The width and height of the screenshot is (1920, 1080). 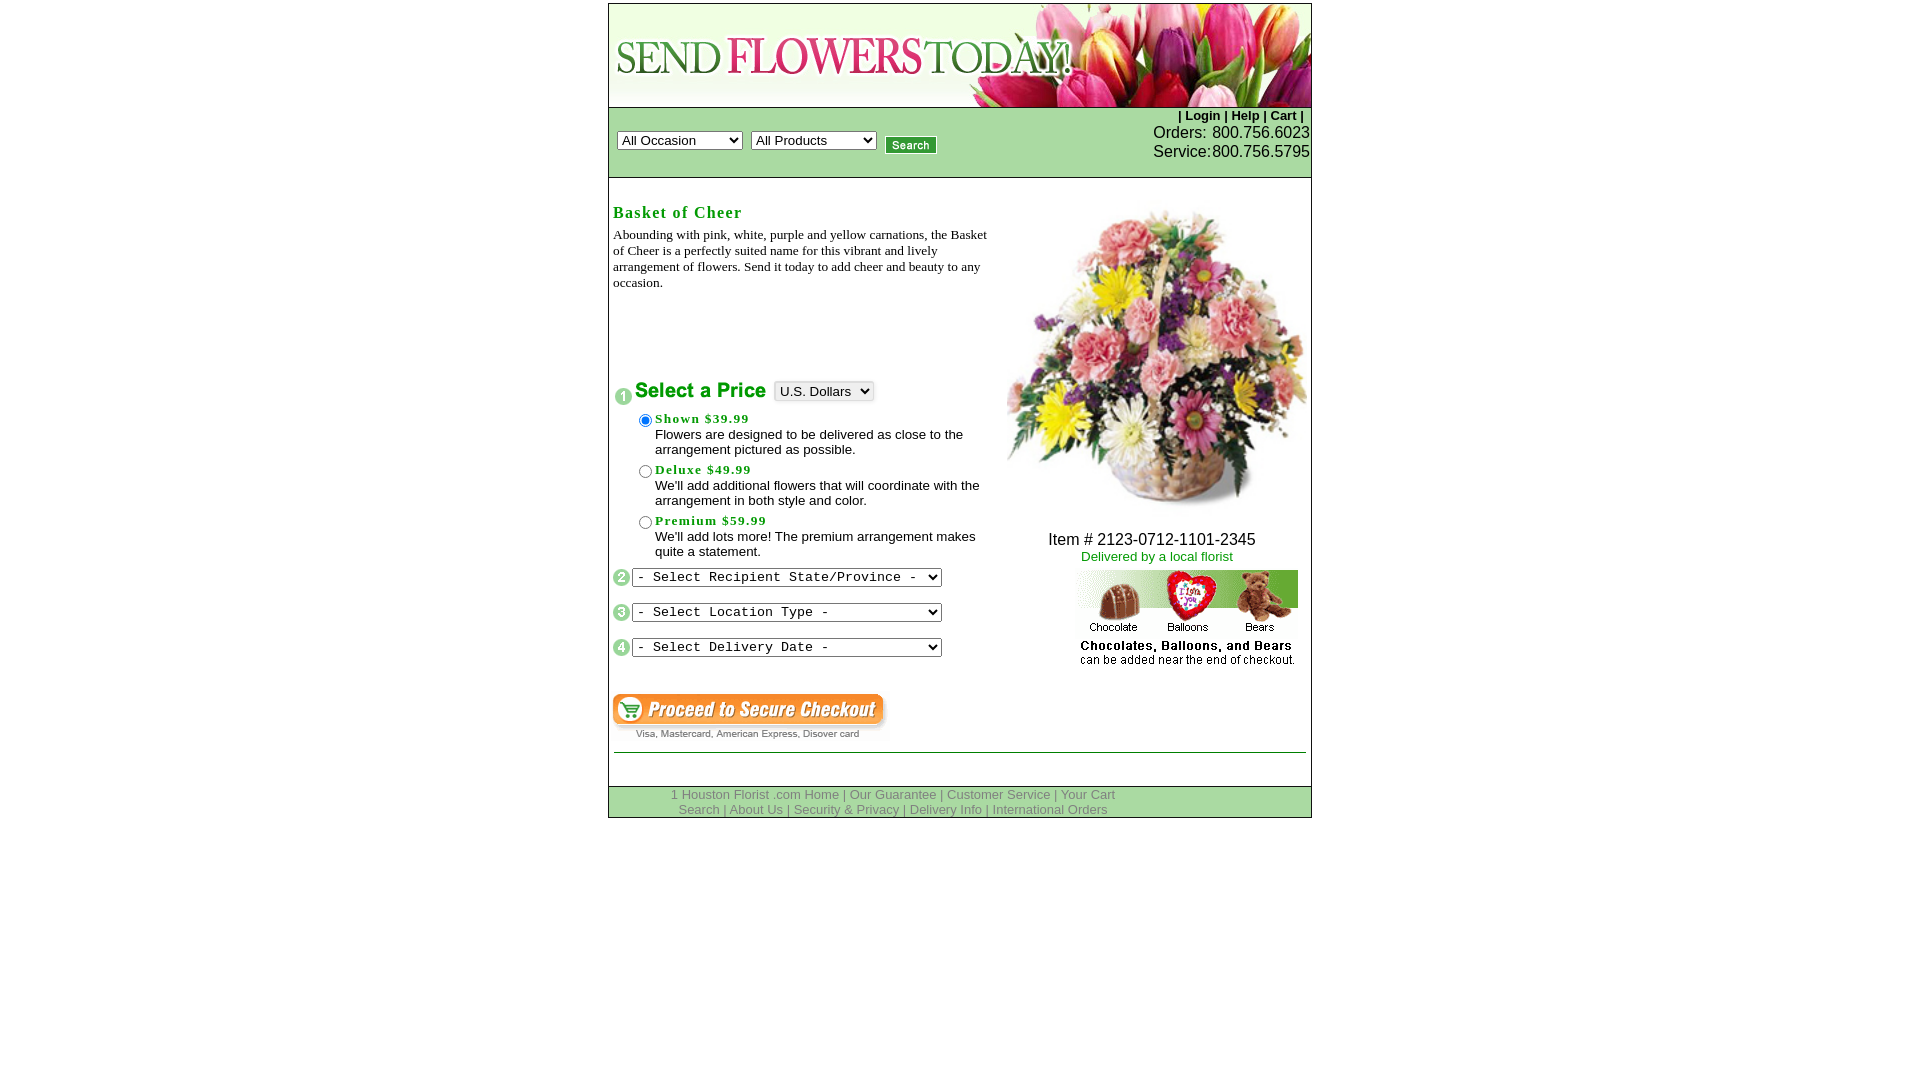 What do you see at coordinates (892, 793) in the screenshot?
I see `'Our Guarantee'` at bounding box center [892, 793].